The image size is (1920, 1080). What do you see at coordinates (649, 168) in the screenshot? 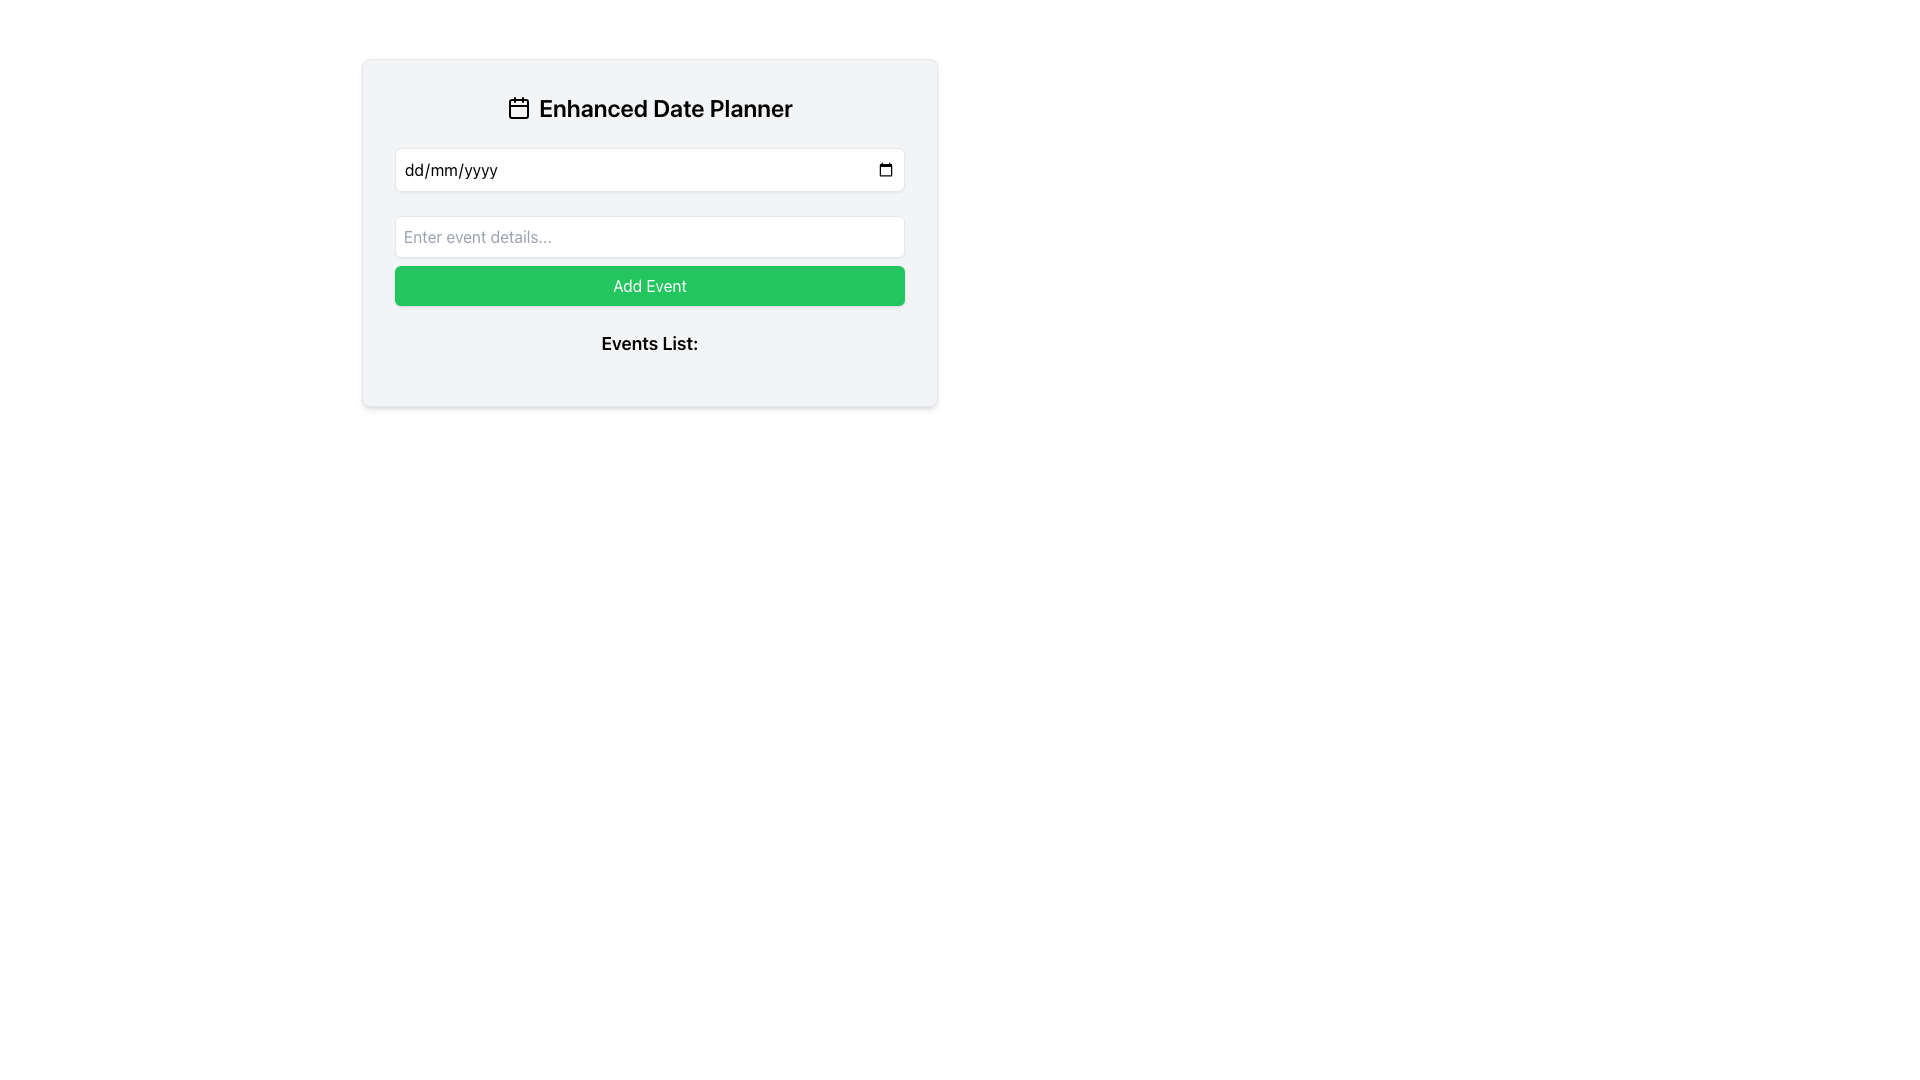
I see `the Date input field located in the 'Enhanced Date Planner' section to trigger potential tooltip or visual feedback` at bounding box center [649, 168].